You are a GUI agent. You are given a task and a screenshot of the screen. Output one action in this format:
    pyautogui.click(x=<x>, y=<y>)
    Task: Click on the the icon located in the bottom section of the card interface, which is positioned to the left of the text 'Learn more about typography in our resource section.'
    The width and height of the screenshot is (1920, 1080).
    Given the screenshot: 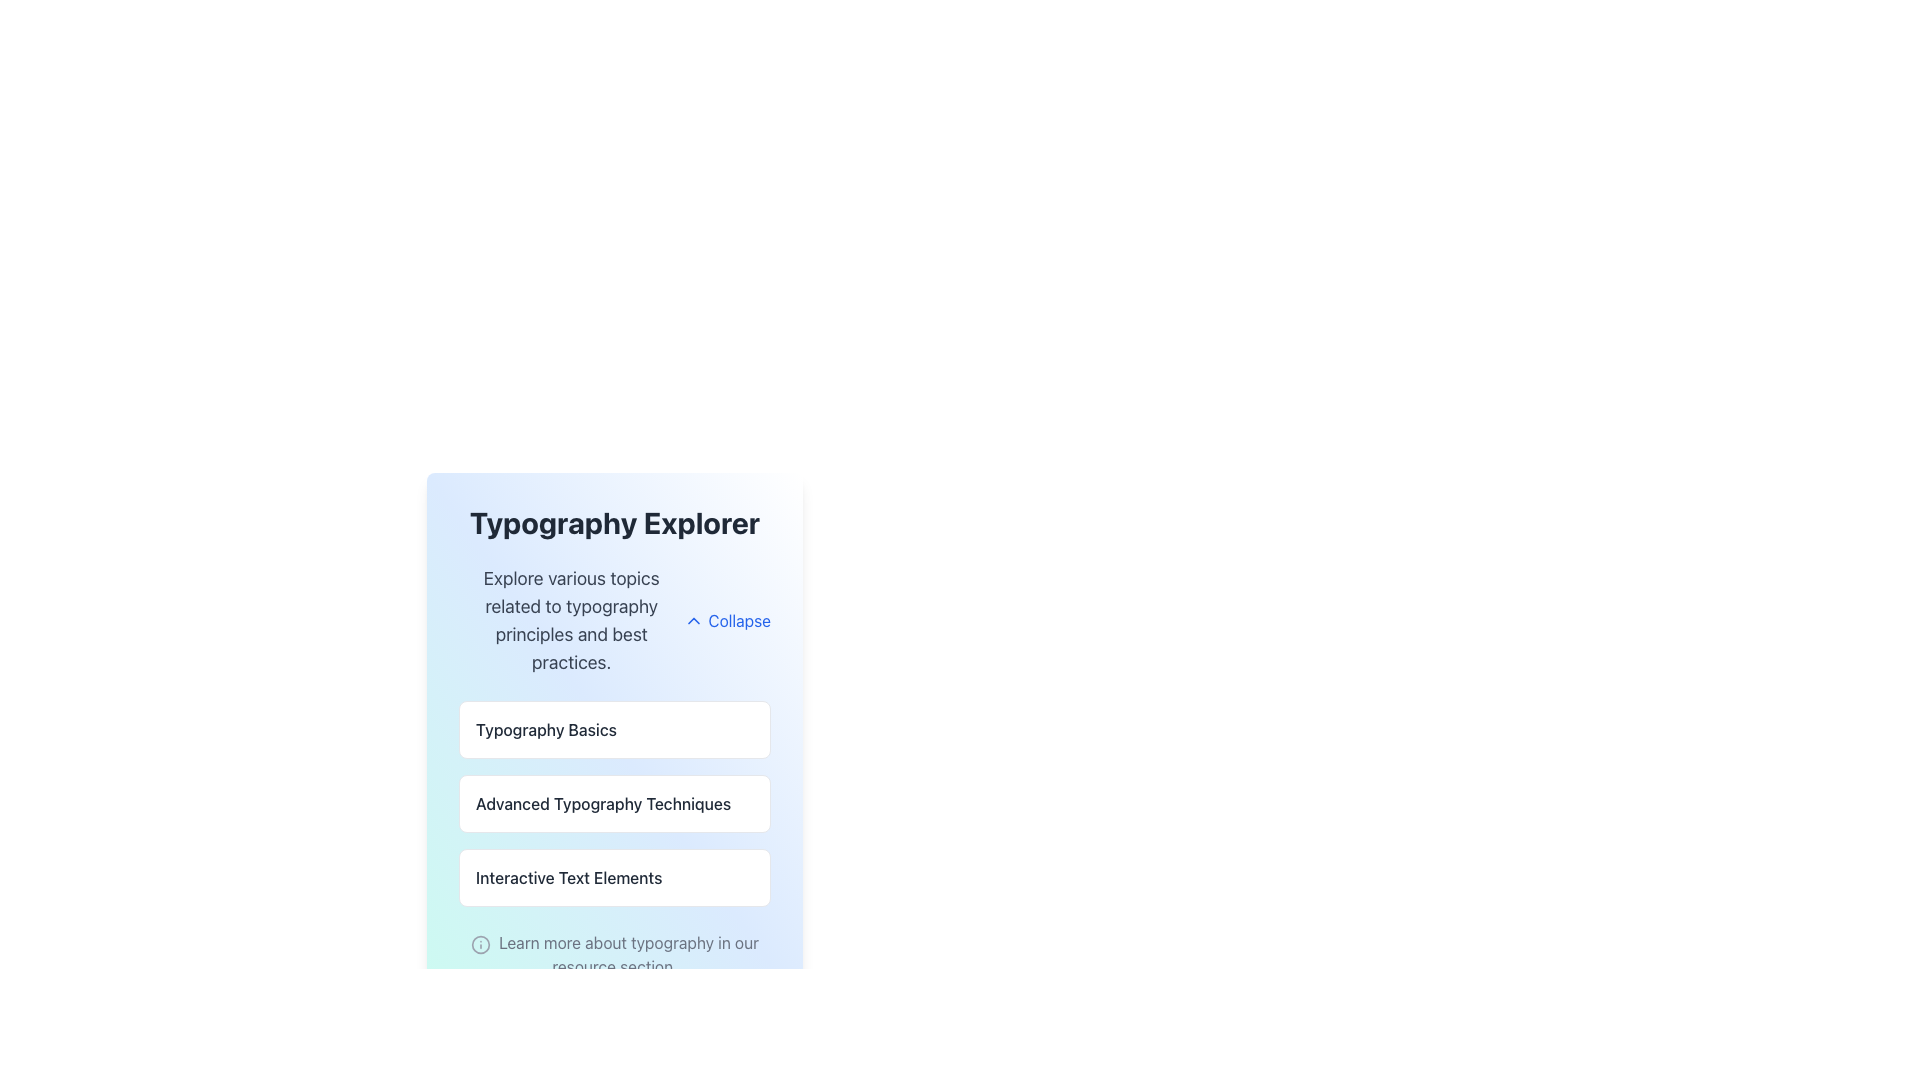 What is the action you would take?
    pyautogui.click(x=481, y=944)
    